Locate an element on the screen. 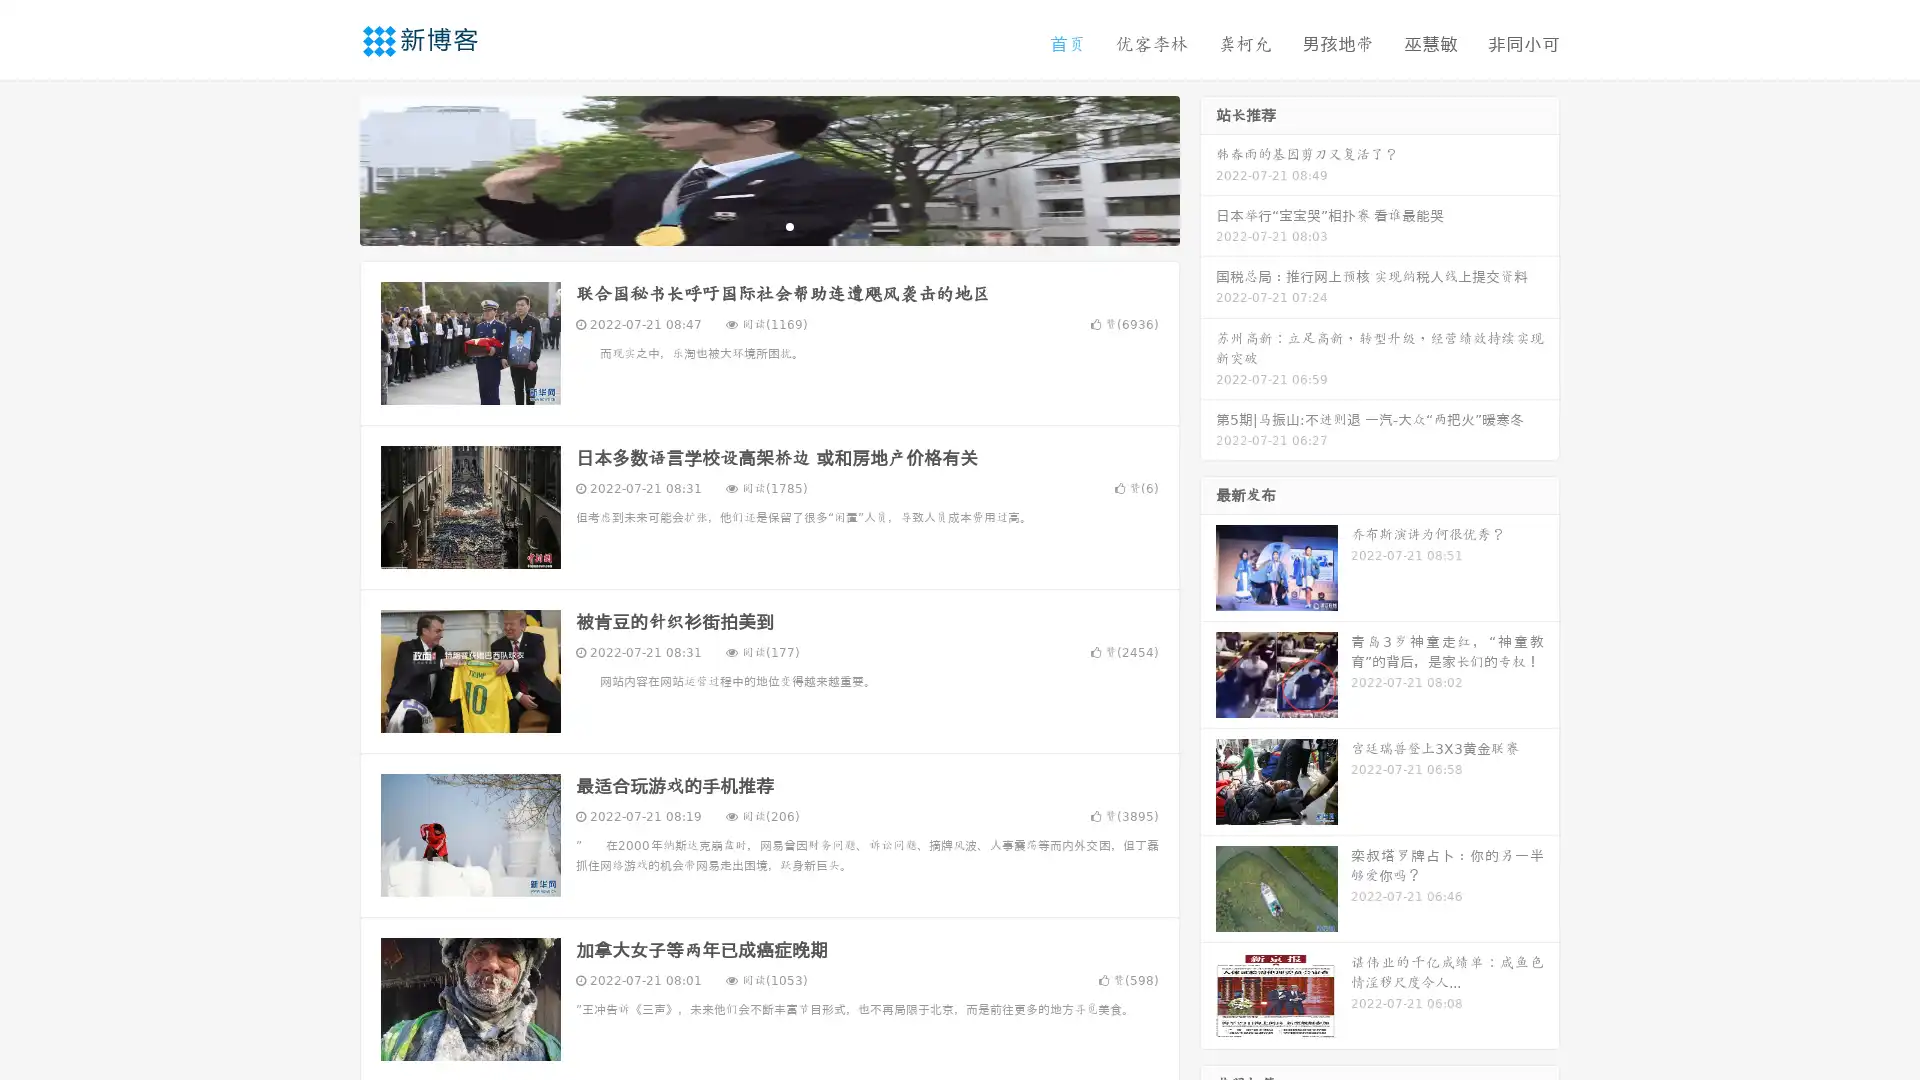  Go to slide 3 is located at coordinates (789, 225).